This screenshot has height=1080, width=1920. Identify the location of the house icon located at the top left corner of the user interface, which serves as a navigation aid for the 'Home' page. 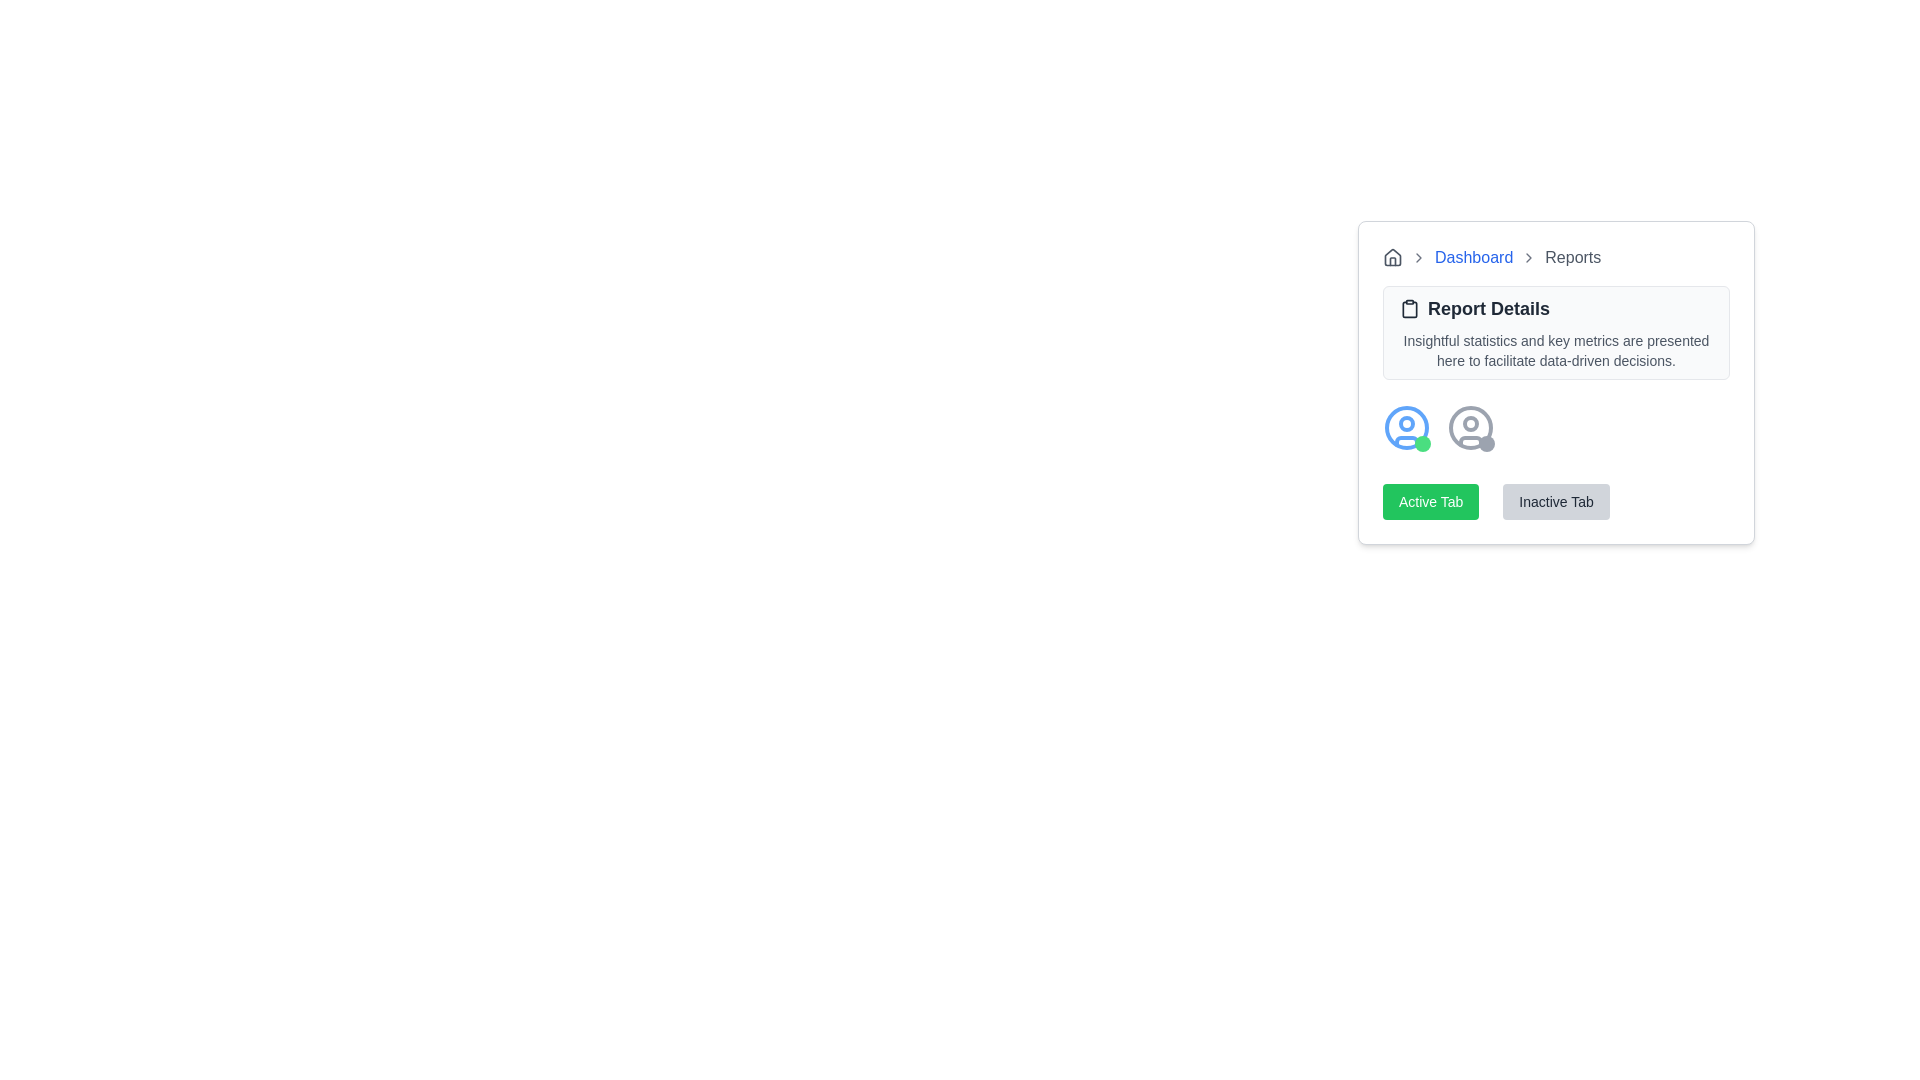
(1391, 256).